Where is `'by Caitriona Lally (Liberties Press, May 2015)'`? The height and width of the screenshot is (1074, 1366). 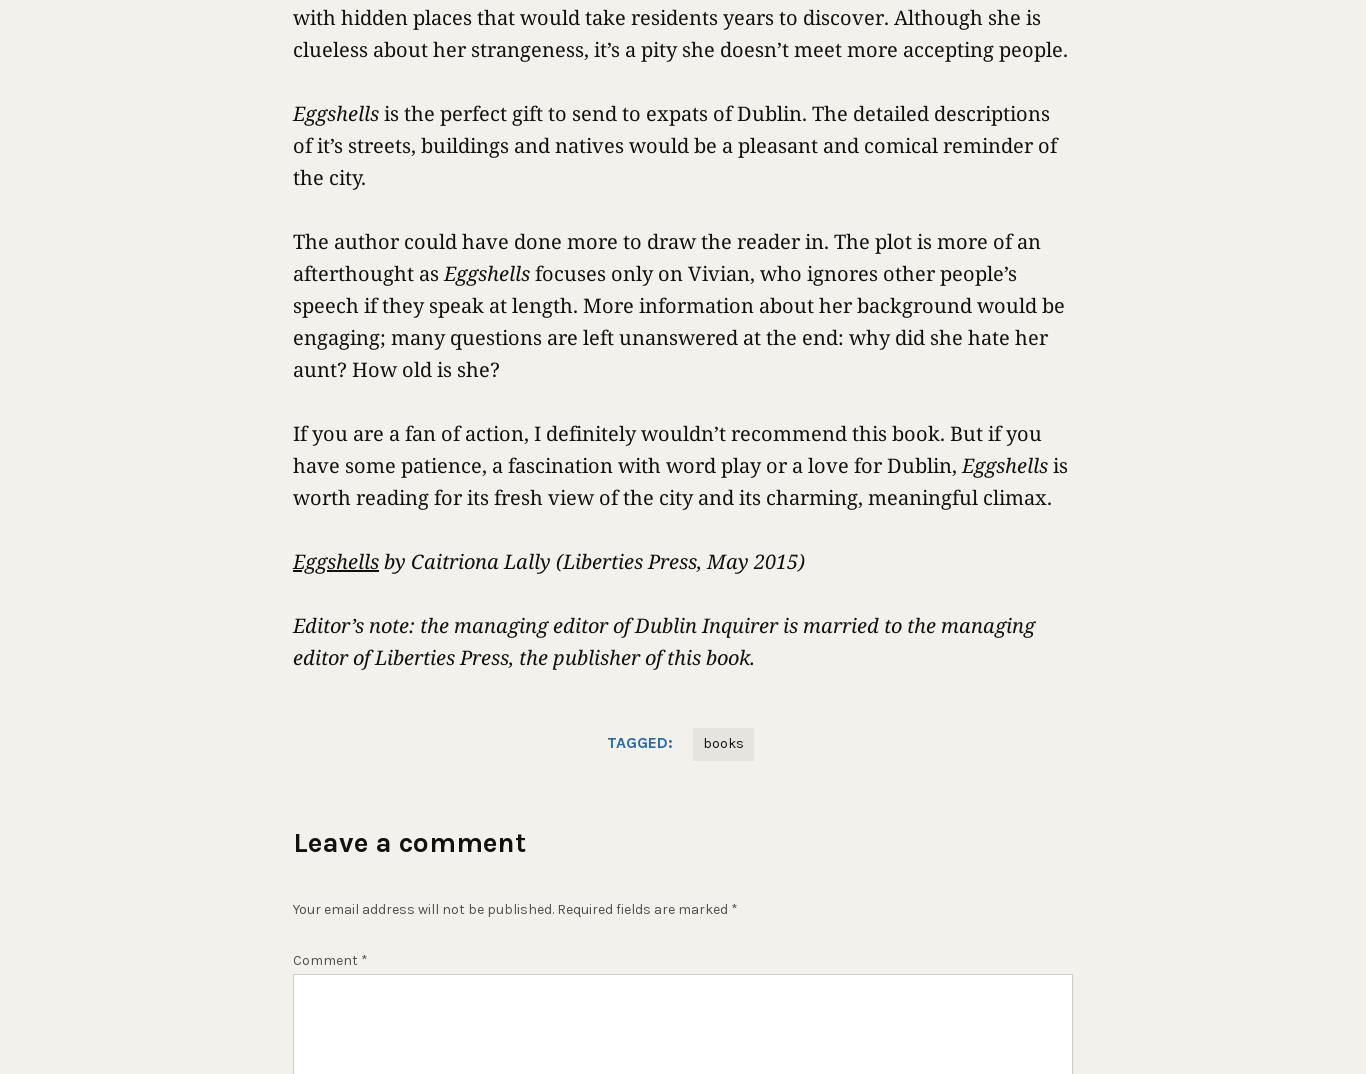
'by Caitriona Lally (Liberties Press, May 2015)' is located at coordinates (591, 560).